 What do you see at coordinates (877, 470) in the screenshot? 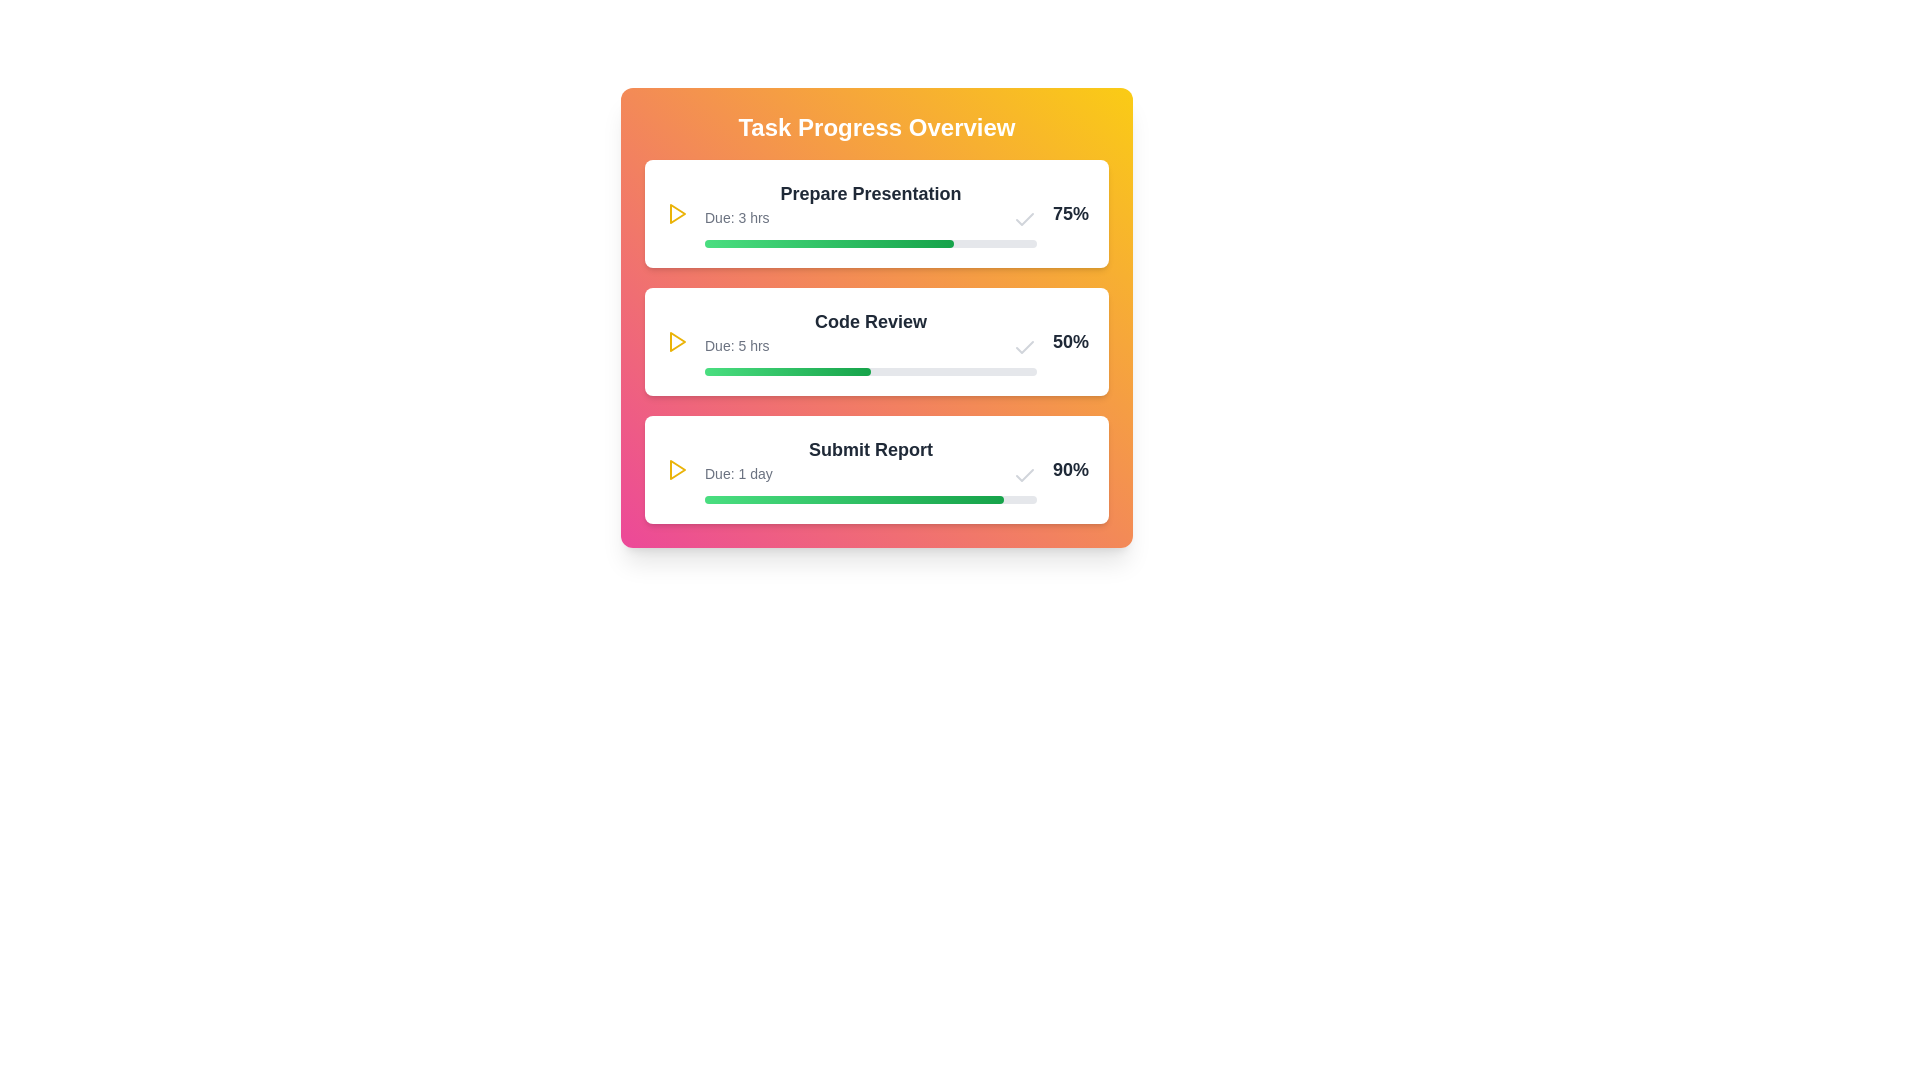
I see `the Informational Card titled 'Submit Report'` at bounding box center [877, 470].